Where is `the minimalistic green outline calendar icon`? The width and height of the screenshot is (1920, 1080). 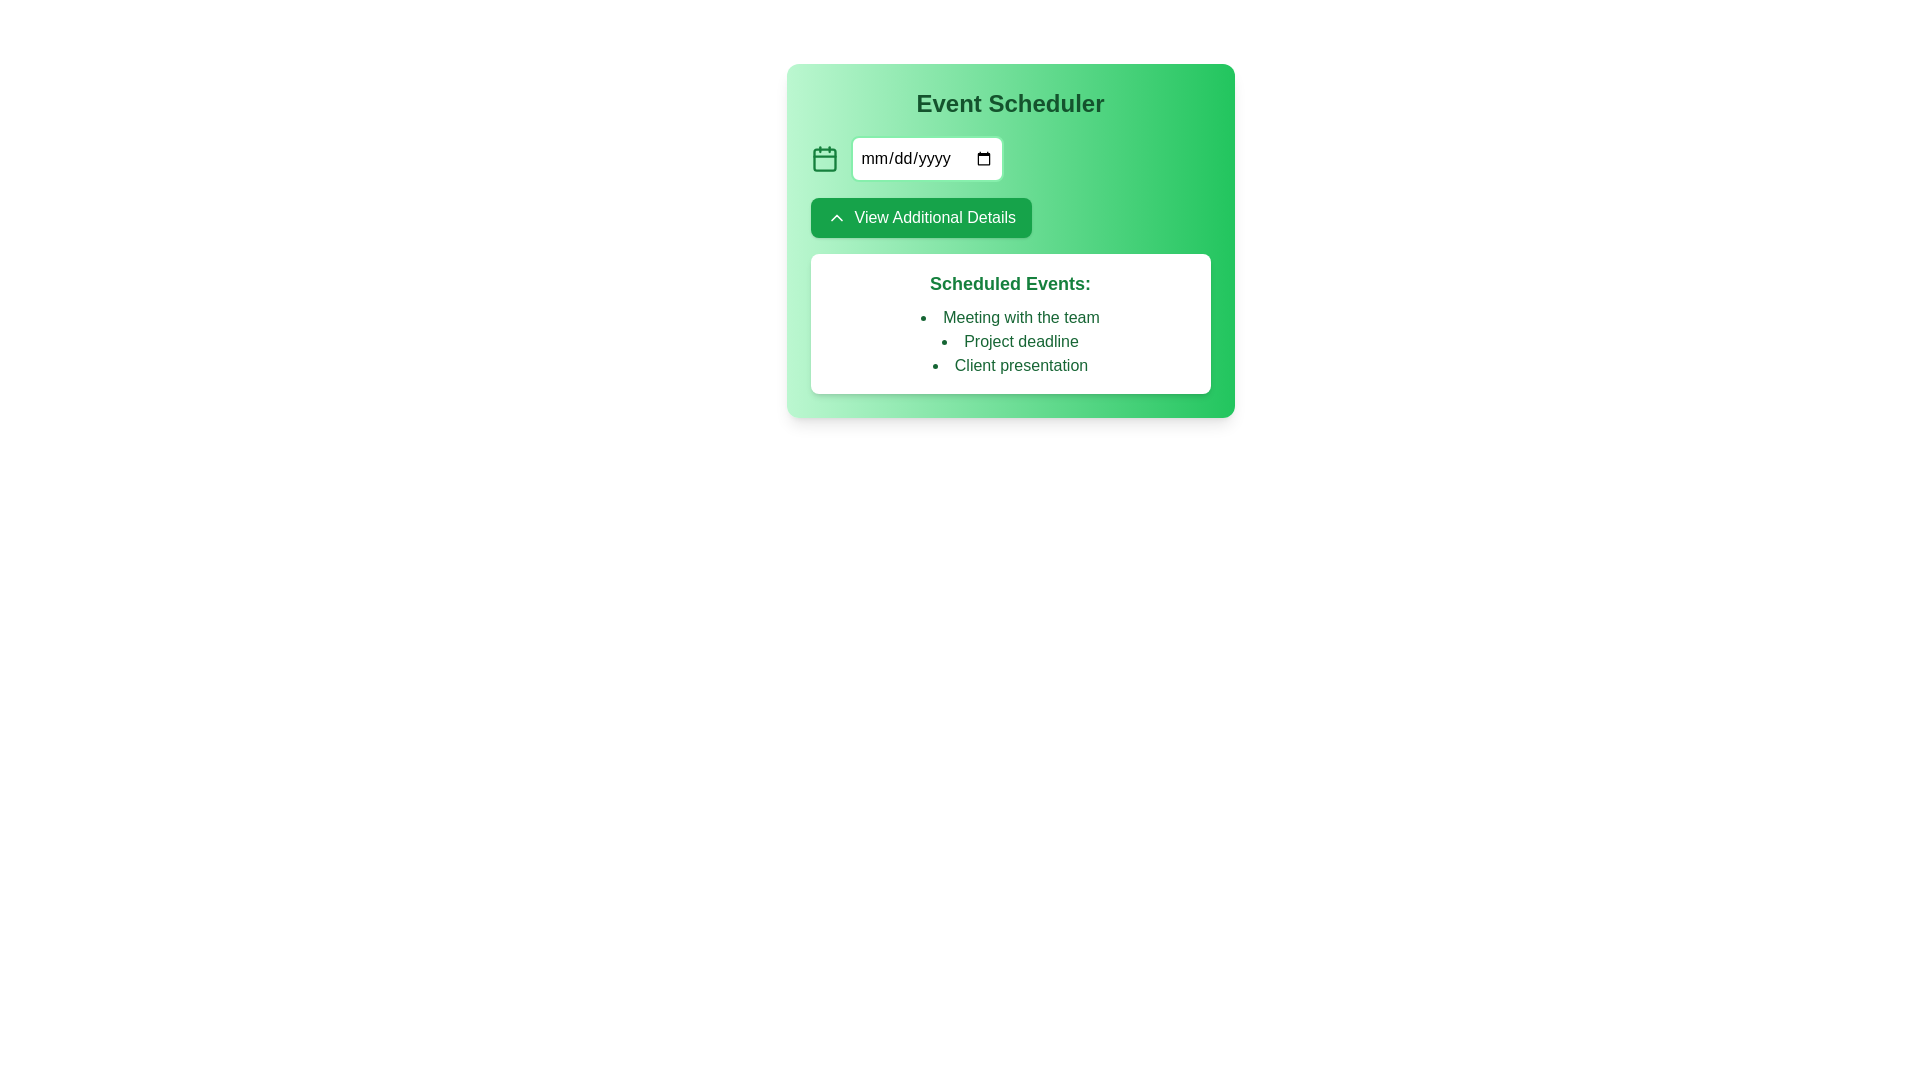 the minimalistic green outline calendar icon is located at coordinates (824, 157).